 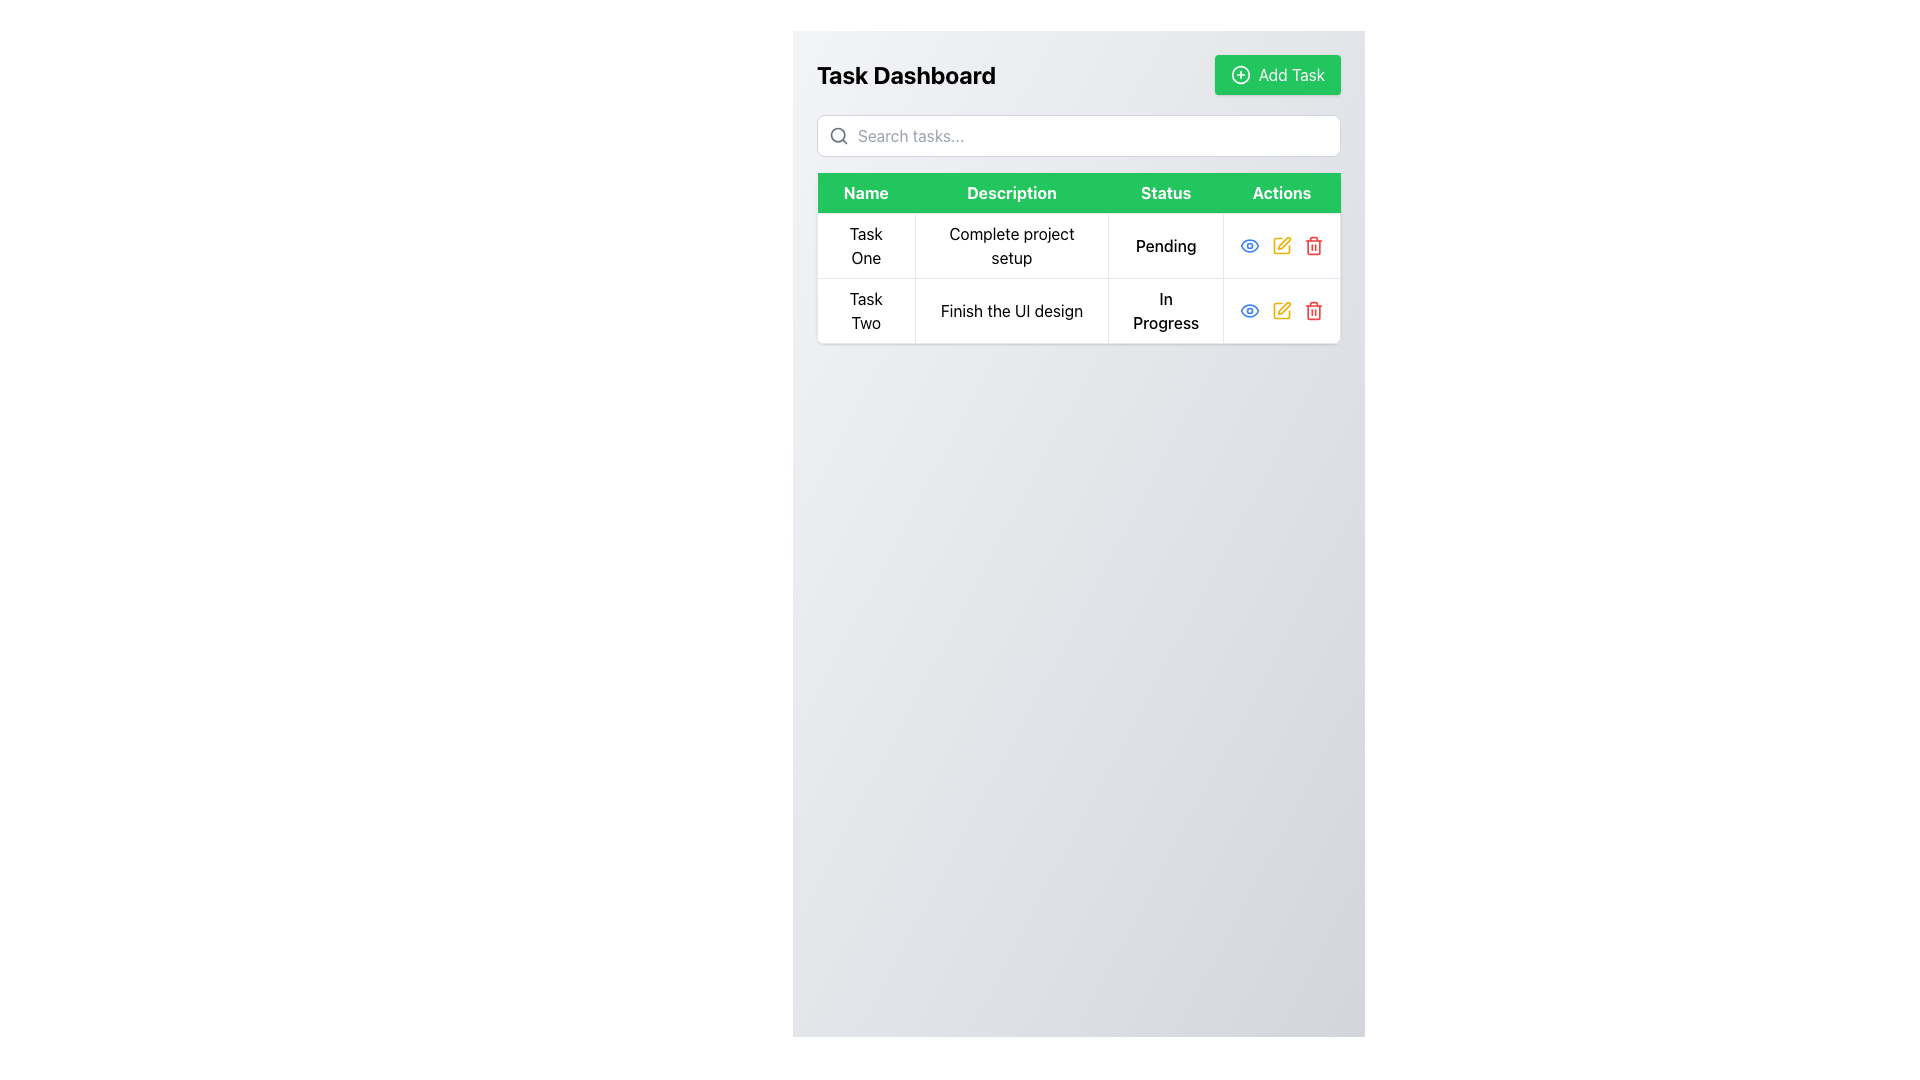 I want to click on the circular lens of the search magnifying glass icon located in the upper-left portion of the search bar area, so click(x=838, y=135).